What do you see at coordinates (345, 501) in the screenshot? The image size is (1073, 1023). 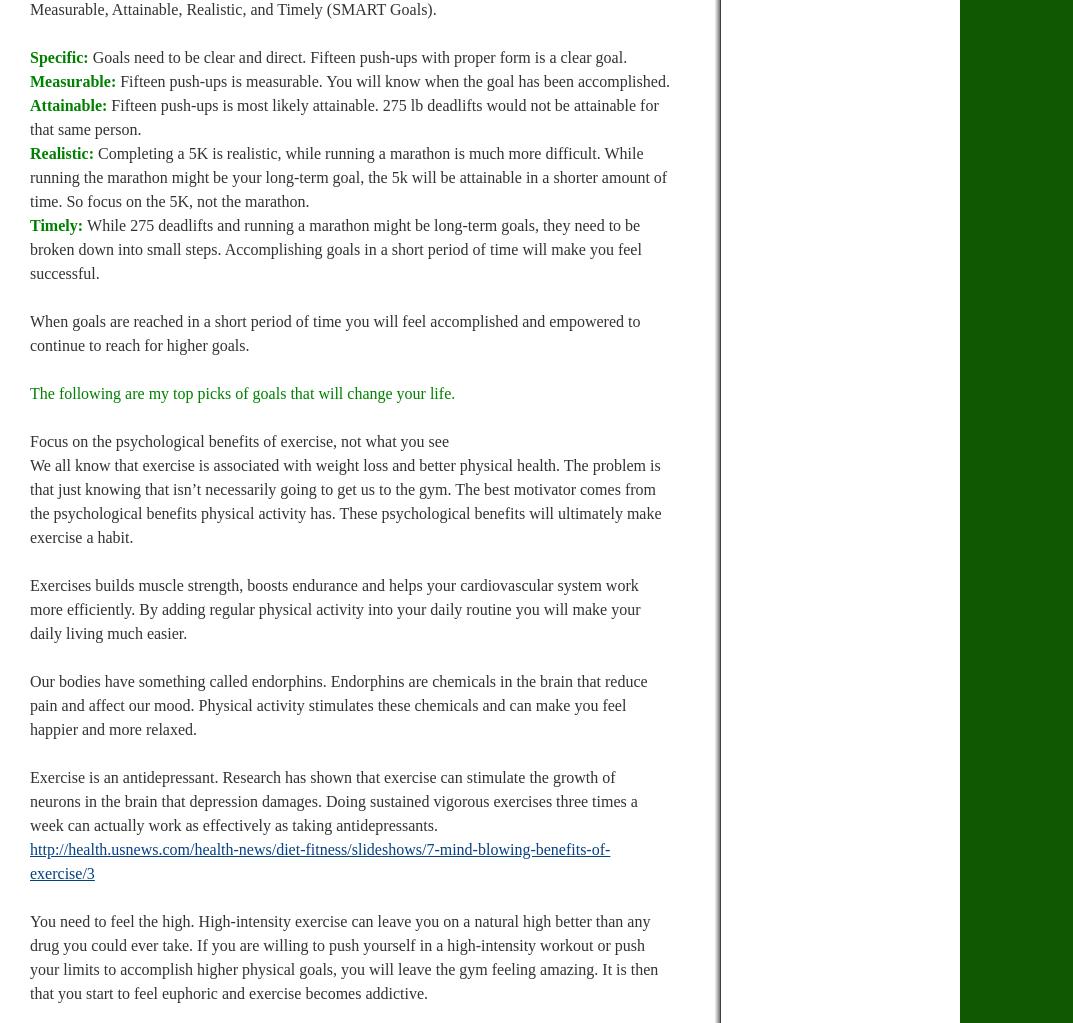 I see `'We all know that exercise is associated with weight loss and better physical health. The problem is that just knowing that isn’t necessarily going to get us to the gym. The best motivator comes from the psychological benefits physical activity has. These psychological benefits will ultimately make exercise a habit.'` at bounding box center [345, 501].